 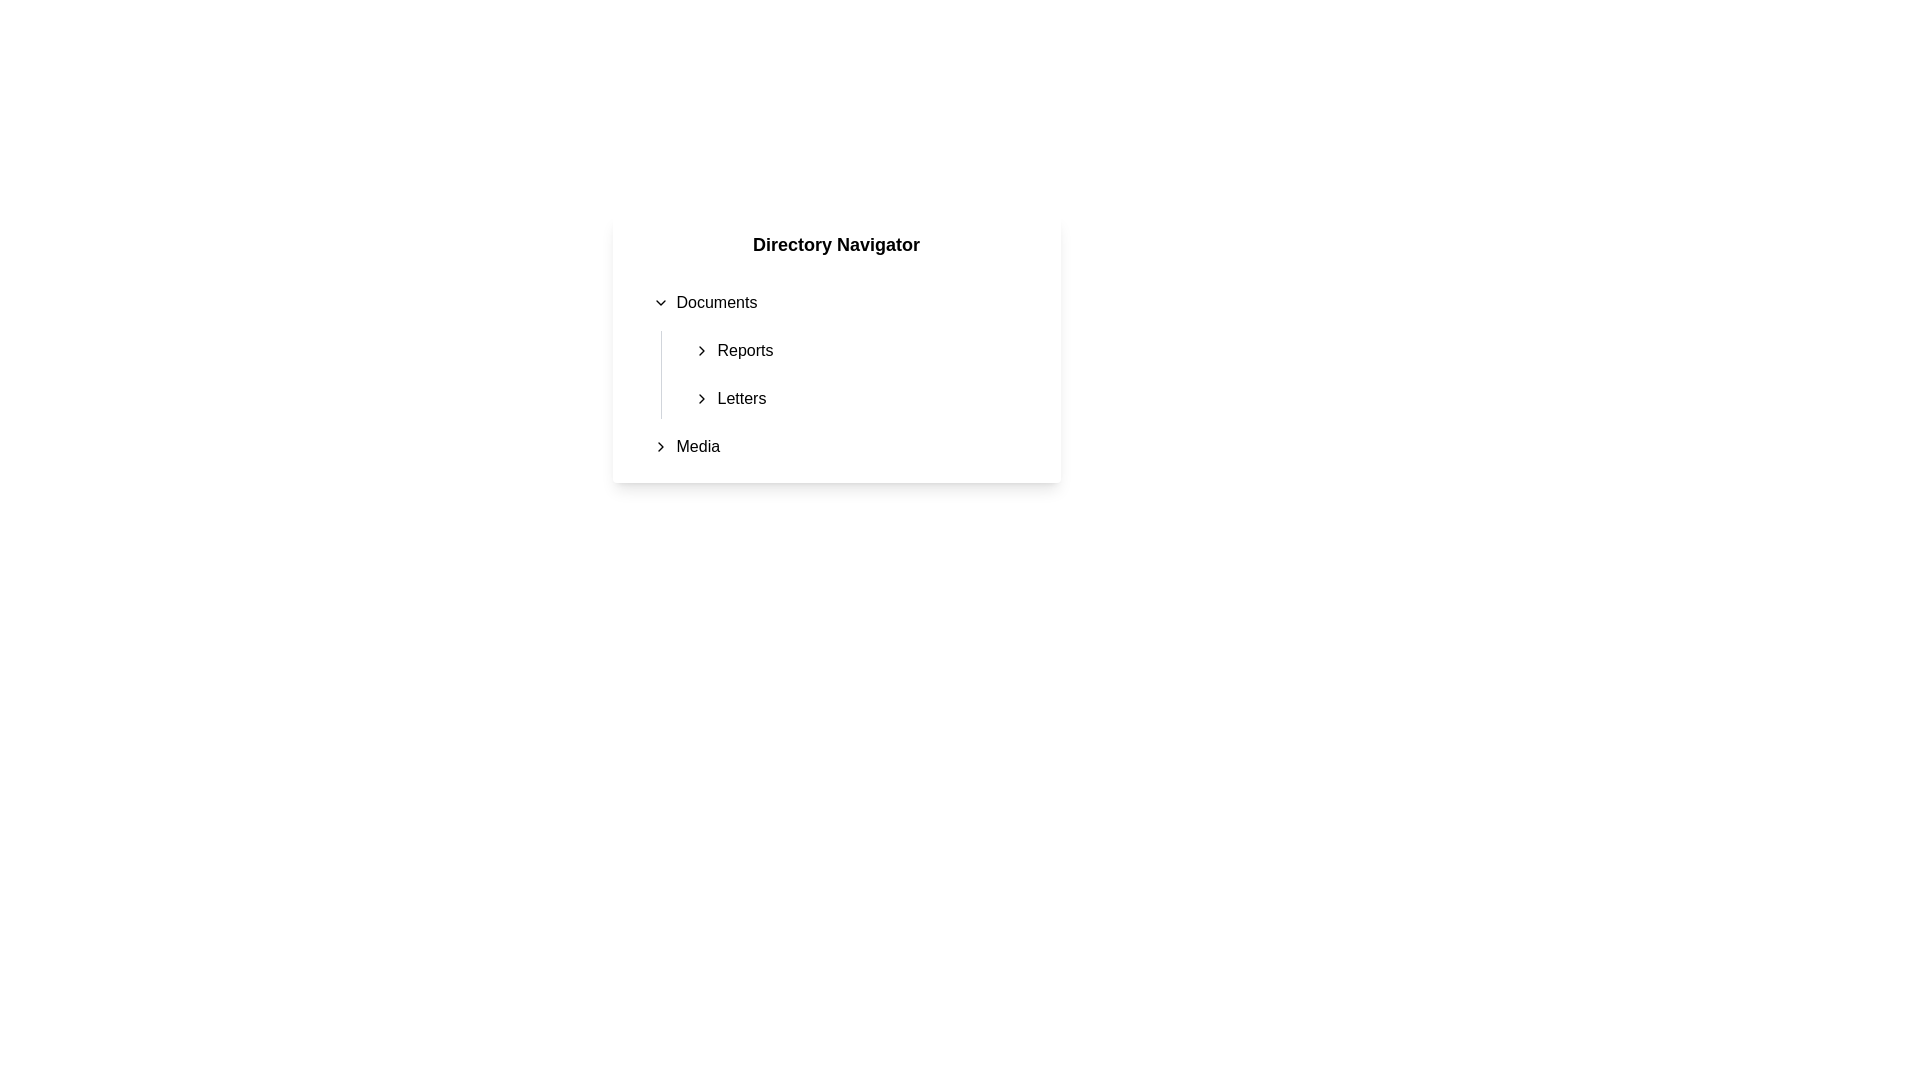 What do you see at coordinates (740, 398) in the screenshot?
I see `the text label displaying 'Letters', which is positioned between 'Reports' and 'Media' in the hierarchical list interface` at bounding box center [740, 398].